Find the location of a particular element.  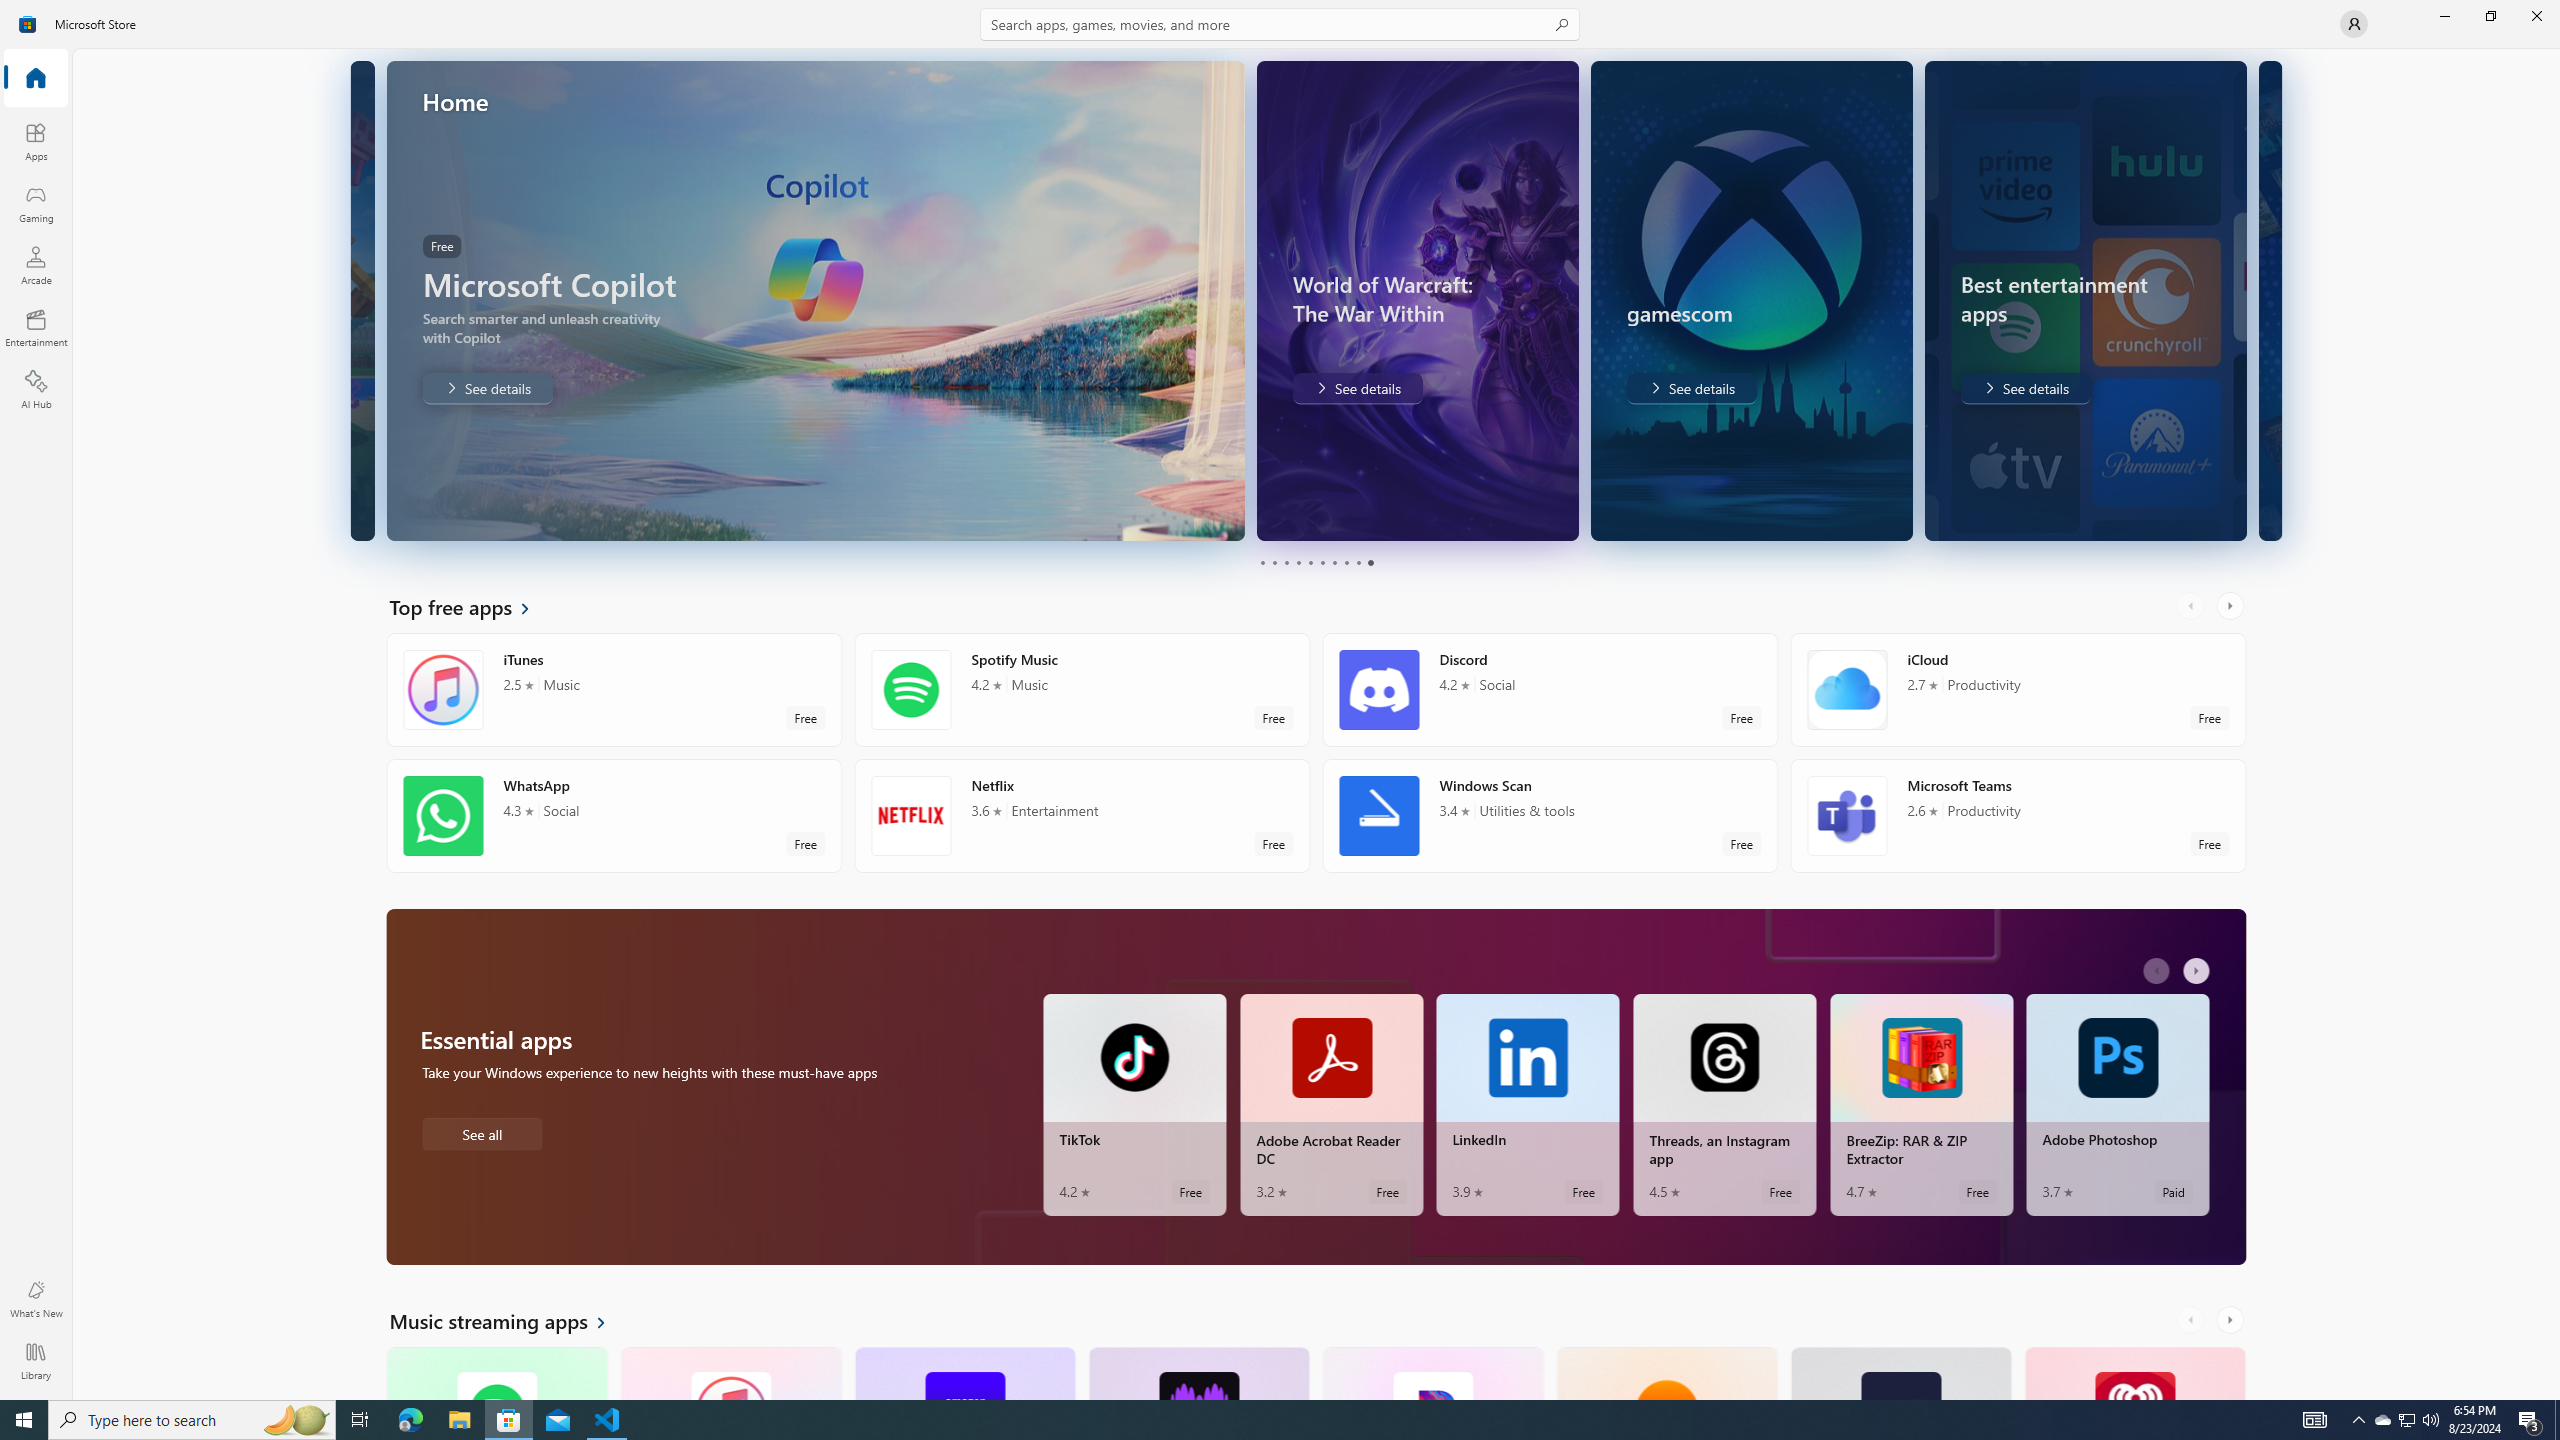

'What' is located at coordinates (34, 1298).